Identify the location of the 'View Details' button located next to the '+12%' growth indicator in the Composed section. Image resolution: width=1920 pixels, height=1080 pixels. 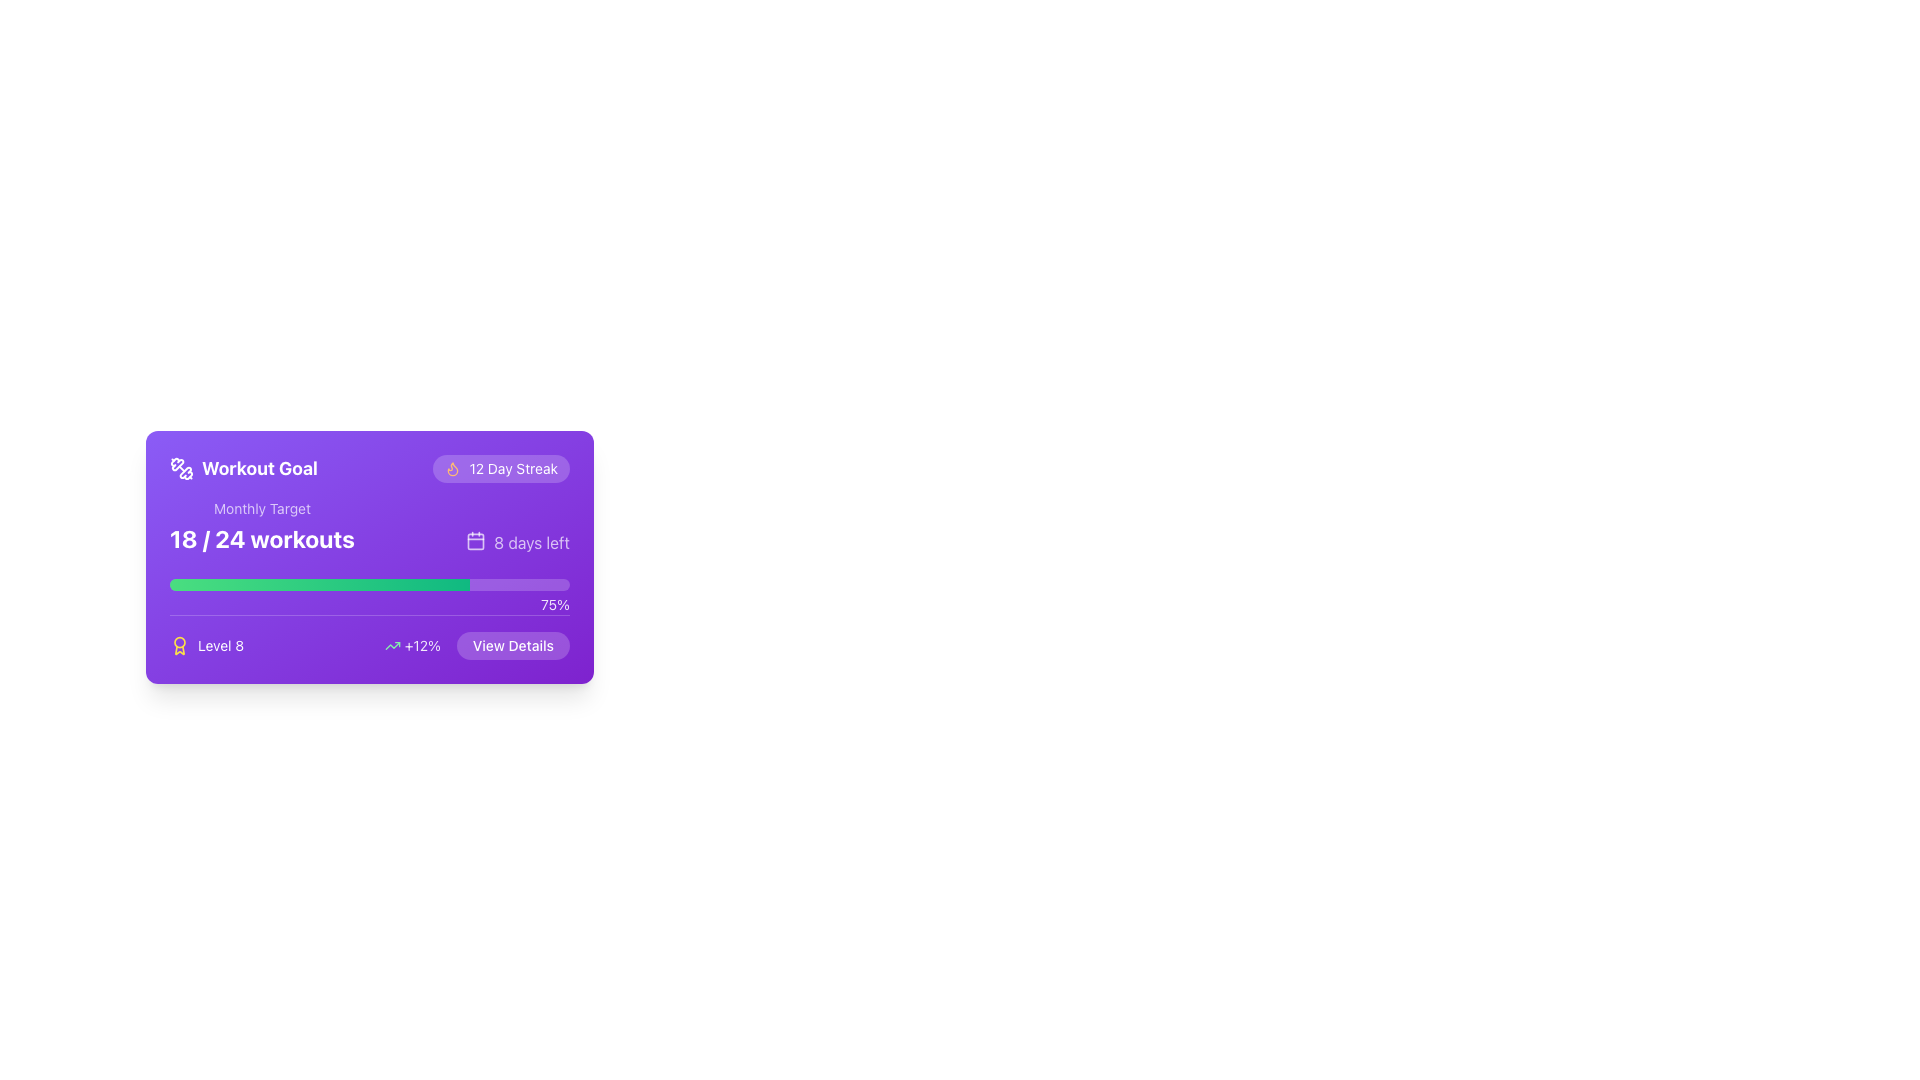
(476, 645).